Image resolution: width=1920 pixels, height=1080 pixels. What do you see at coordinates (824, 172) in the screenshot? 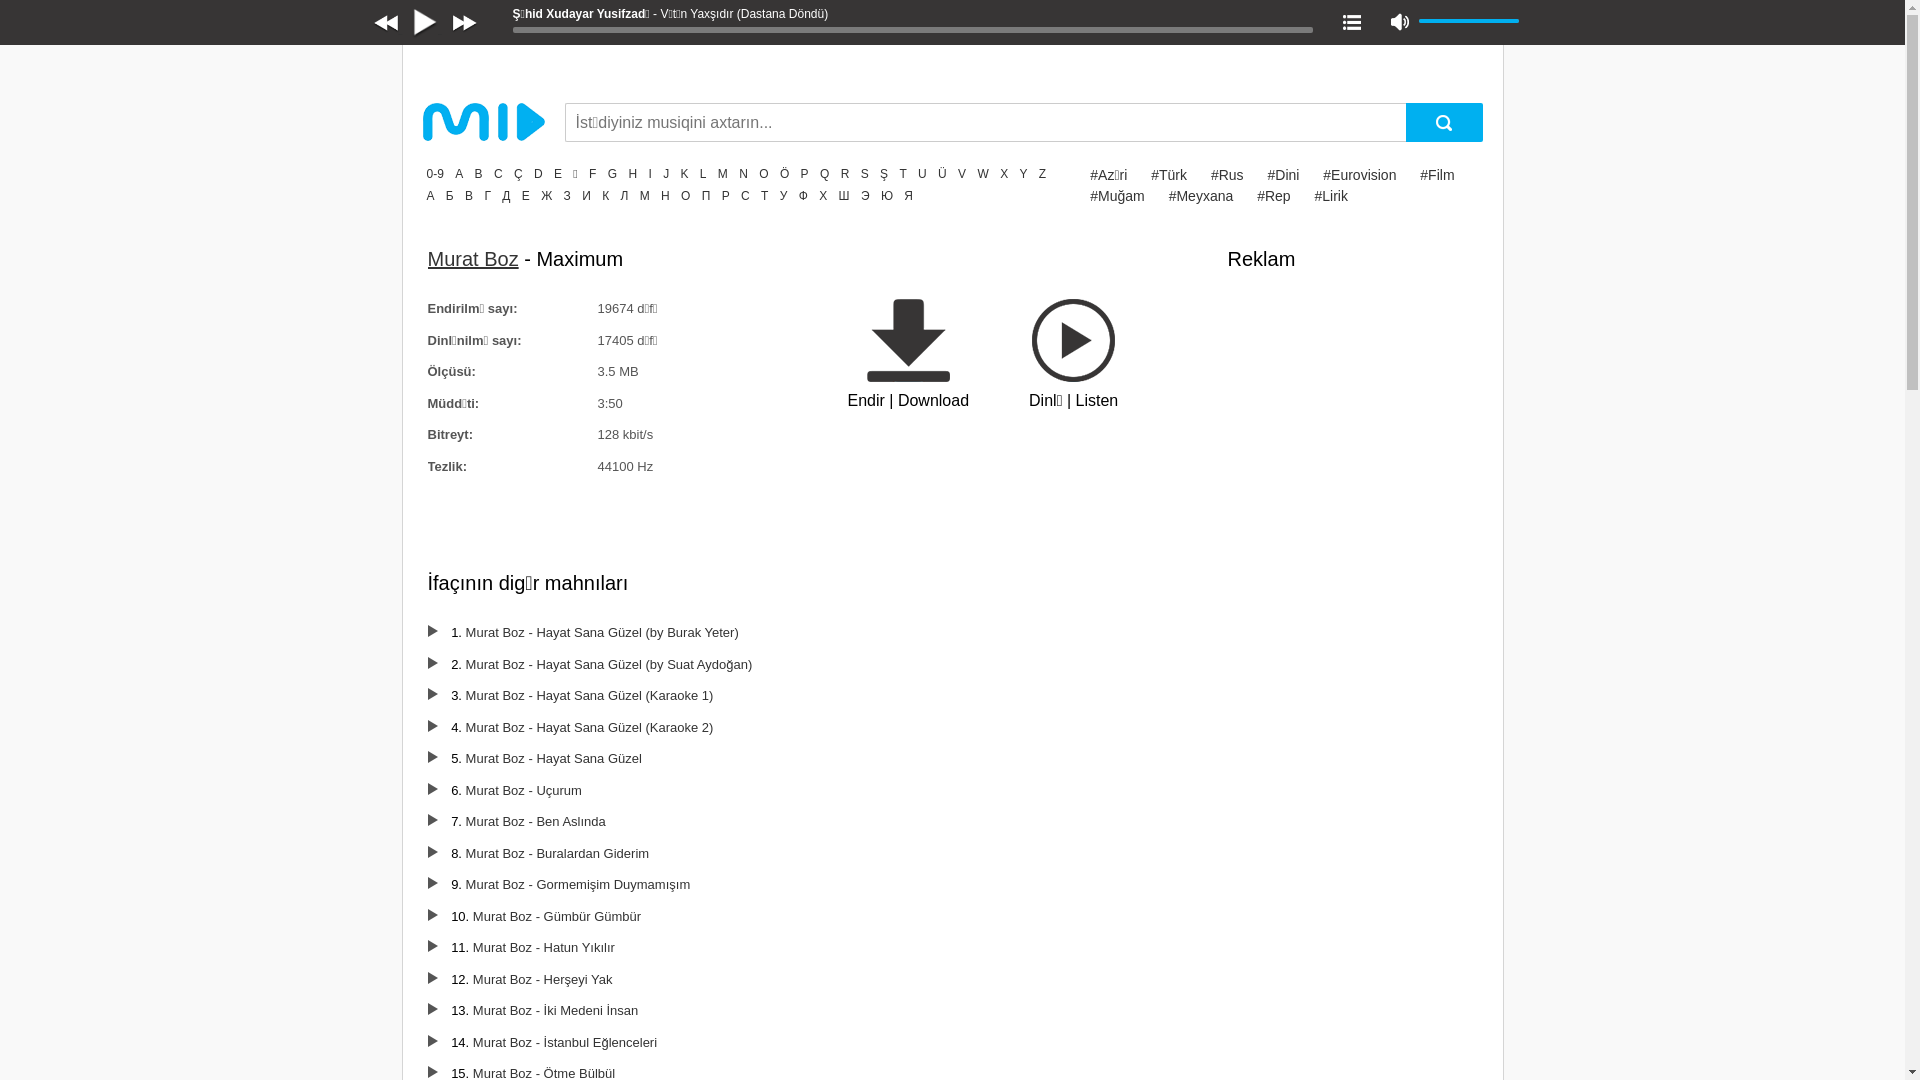
I see `'Q'` at bounding box center [824, 172].